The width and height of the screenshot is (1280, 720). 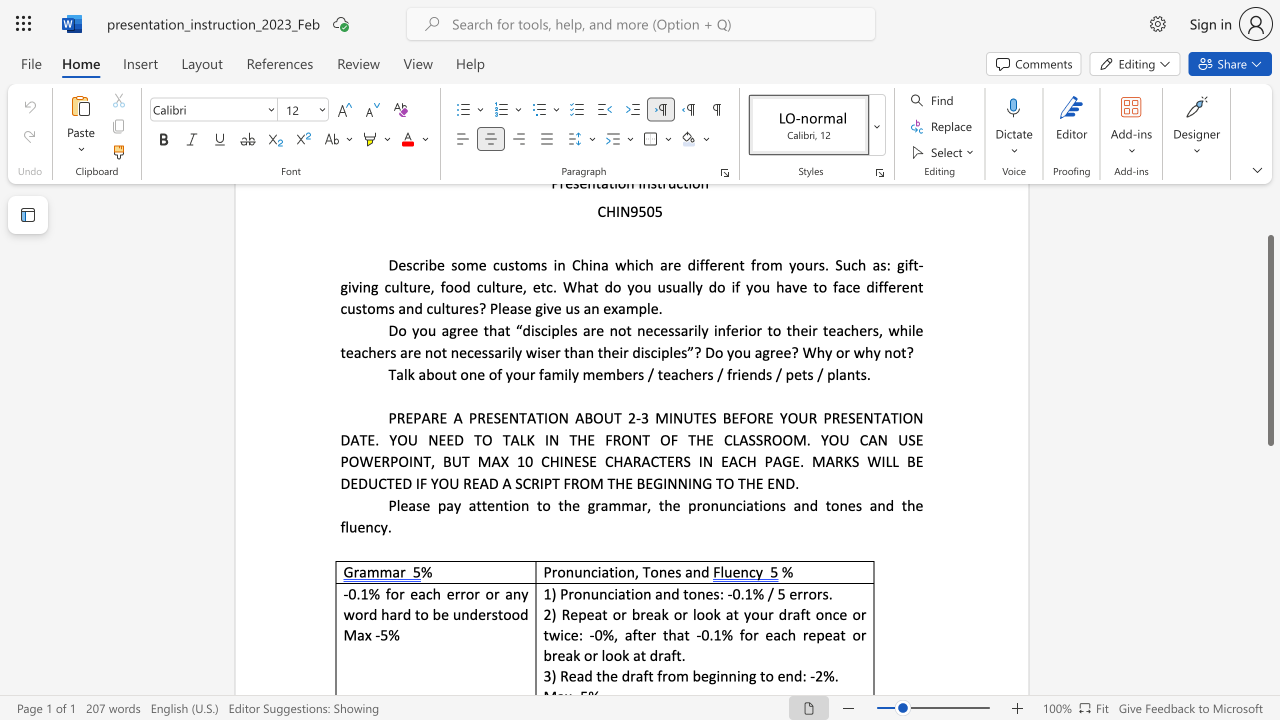 What do you see at coordinates (1269, 339) in the screenshot?
I see `the scrollbar and move down 360 pixels` at bounding box center [1269, 339].